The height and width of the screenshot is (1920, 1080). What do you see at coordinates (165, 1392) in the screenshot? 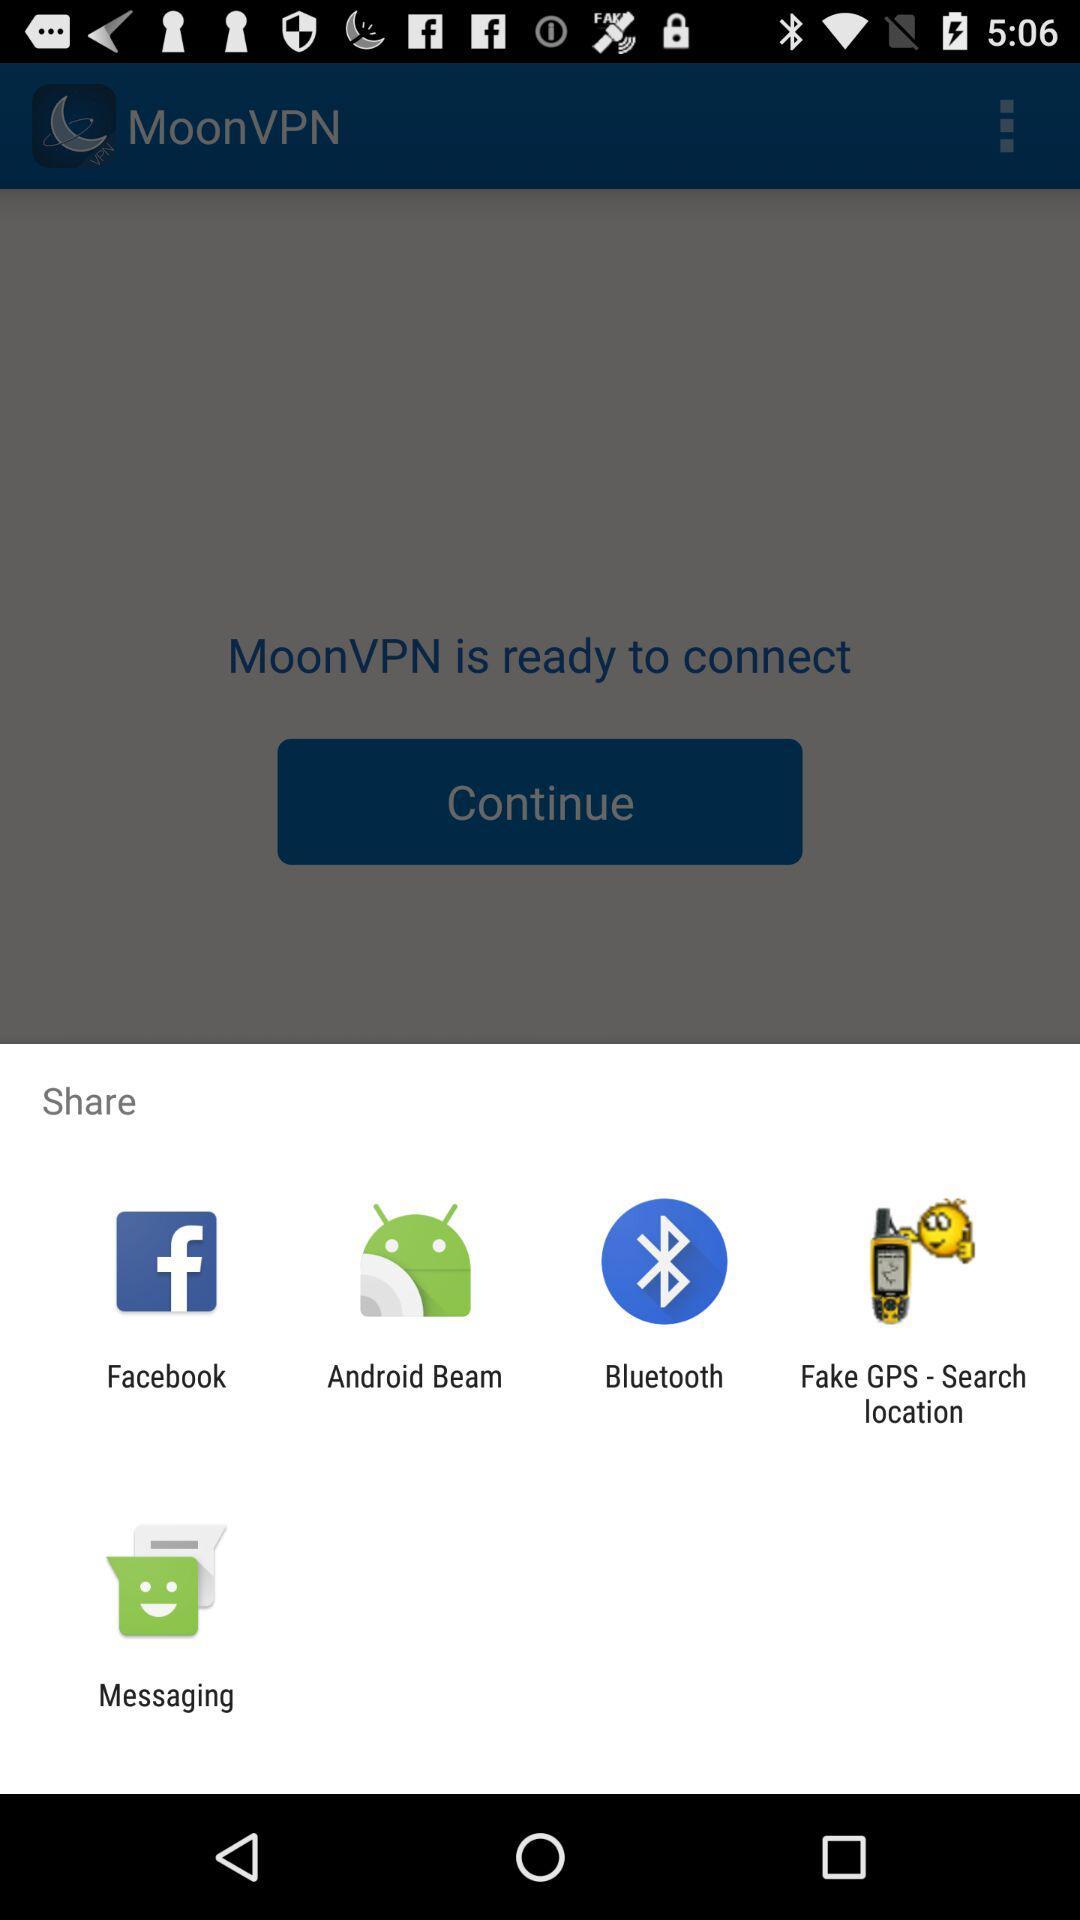
I see `the icon next to android beam app` at bounding box center [165, 1392].